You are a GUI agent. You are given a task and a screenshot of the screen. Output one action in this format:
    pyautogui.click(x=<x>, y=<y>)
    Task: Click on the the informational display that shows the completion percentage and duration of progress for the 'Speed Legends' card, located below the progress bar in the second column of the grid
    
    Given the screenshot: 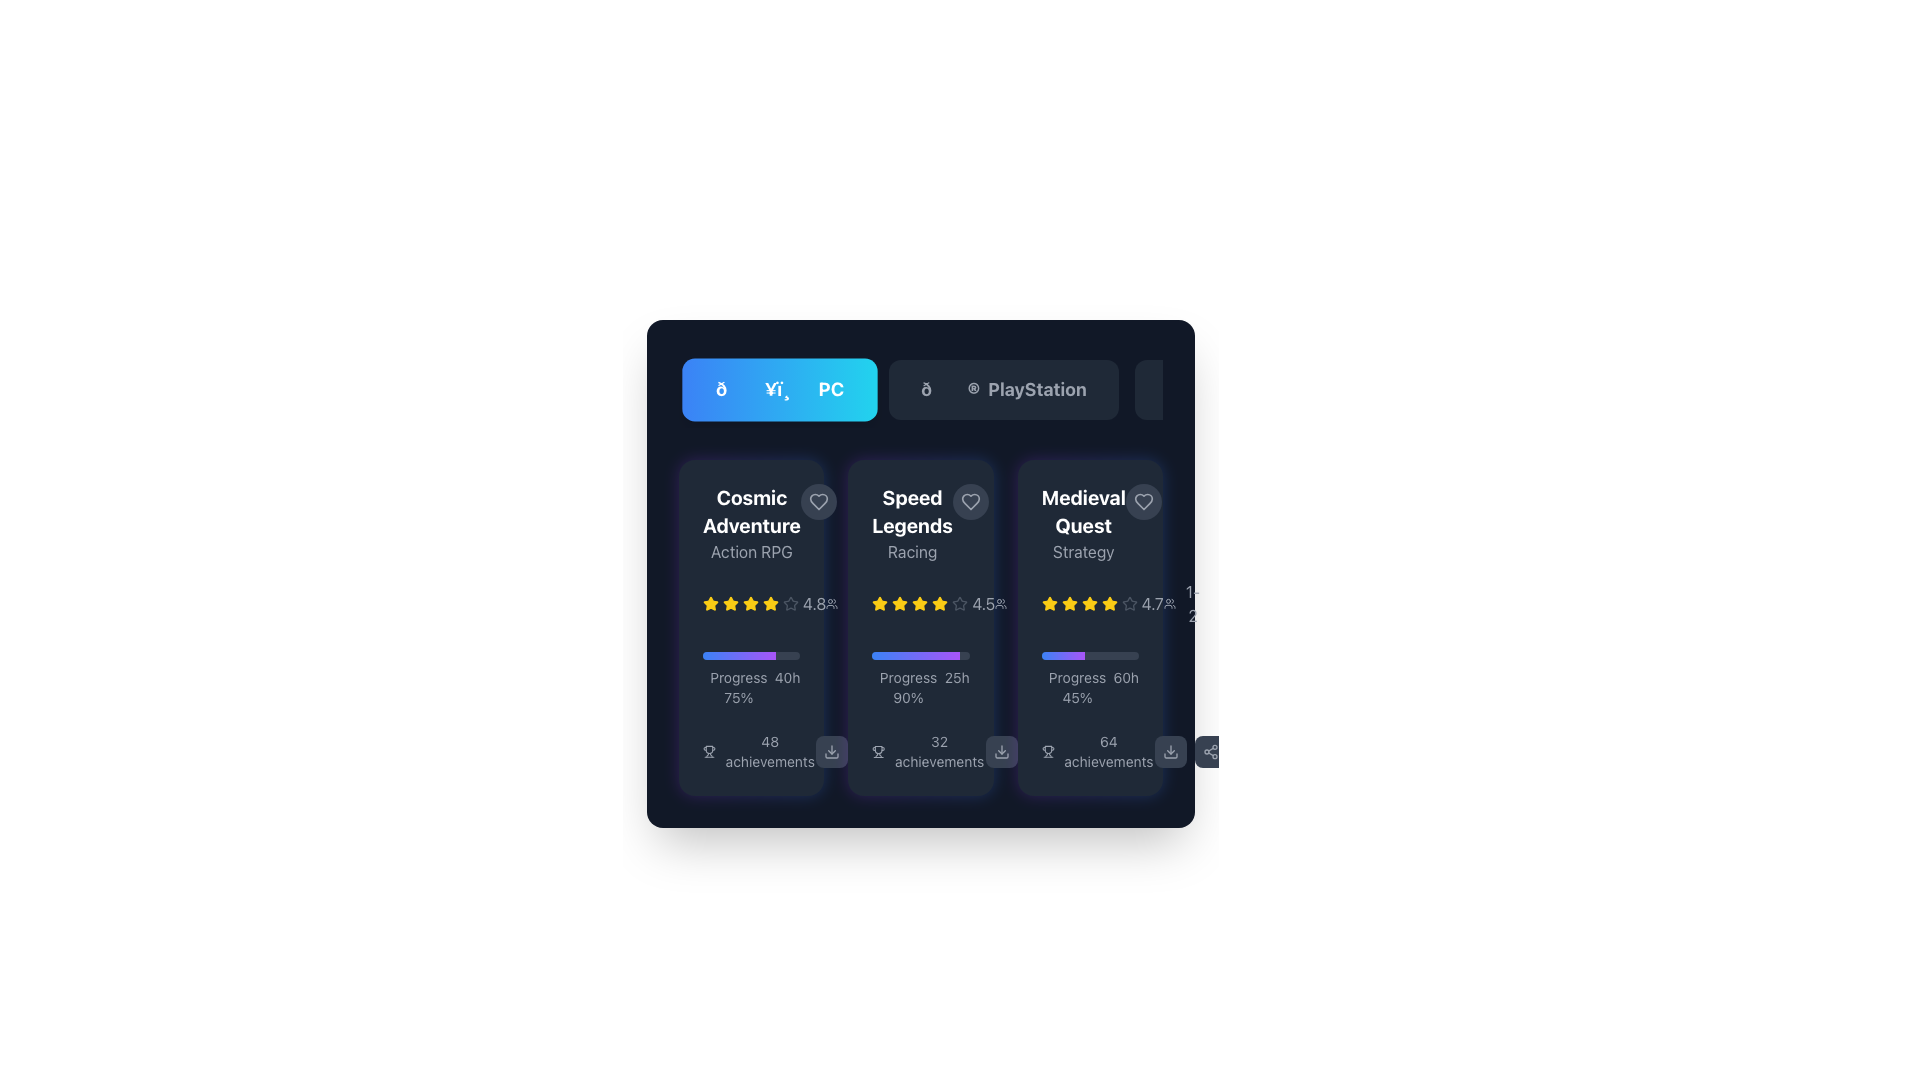 What is the action you would take?
    pyautogui.click(x=920, y=686)
    